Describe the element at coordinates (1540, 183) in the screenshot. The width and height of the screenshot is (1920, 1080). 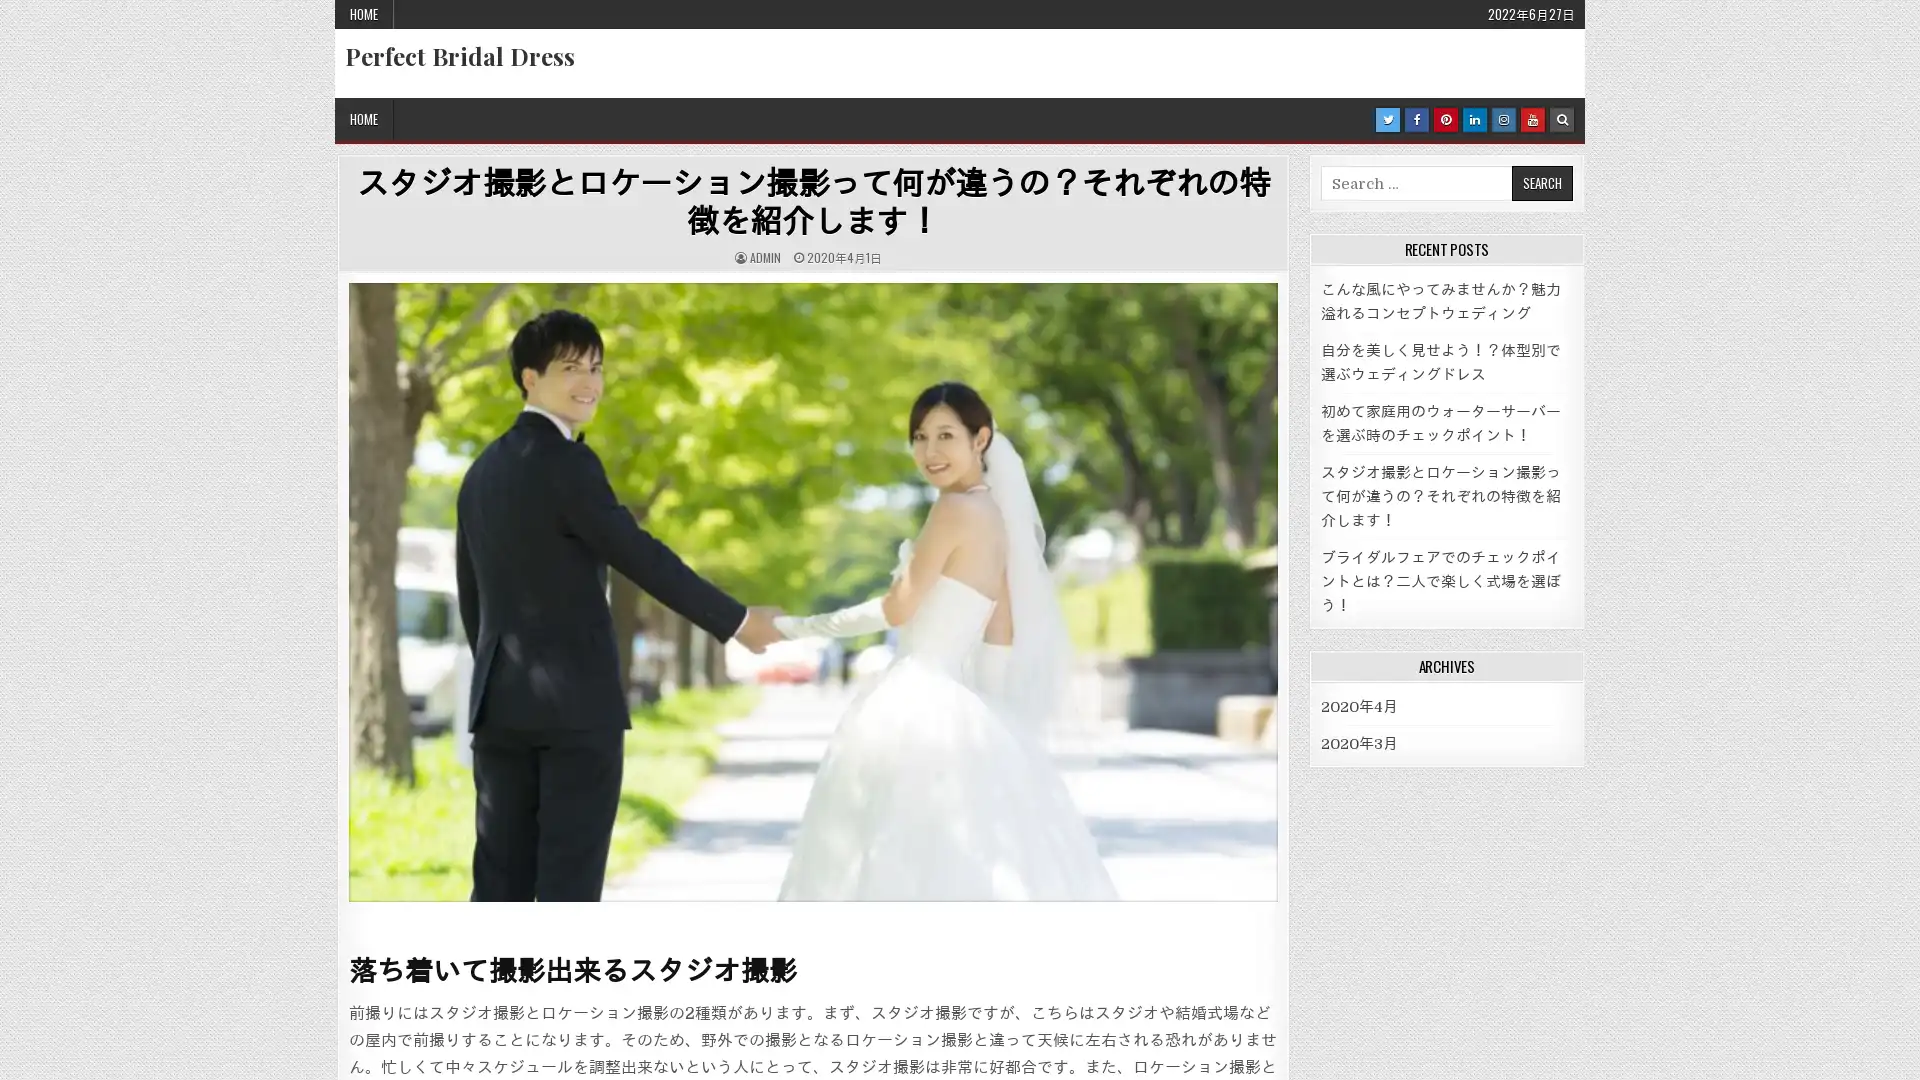
I see `Search` at that location.